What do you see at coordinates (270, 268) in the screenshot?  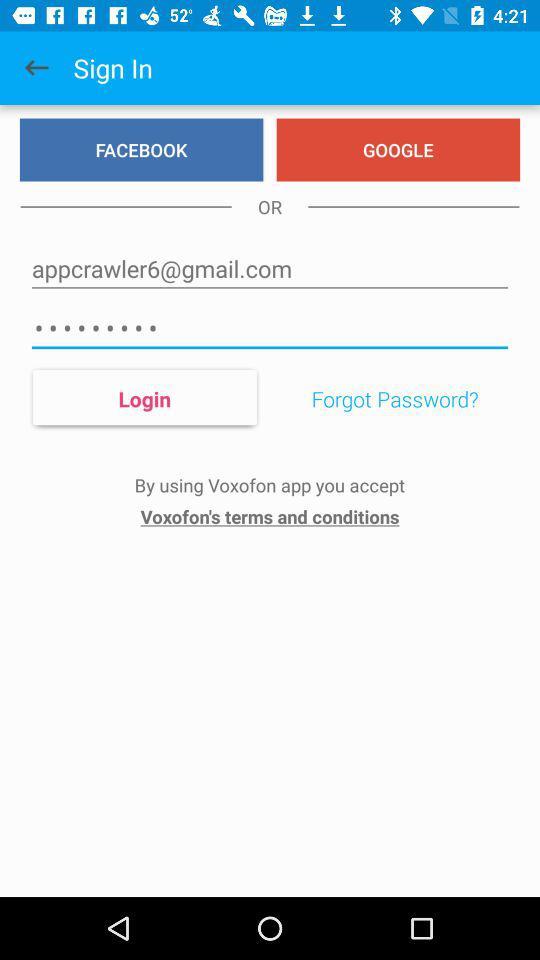 I see `icon below or` at bounding box center [270, 268].